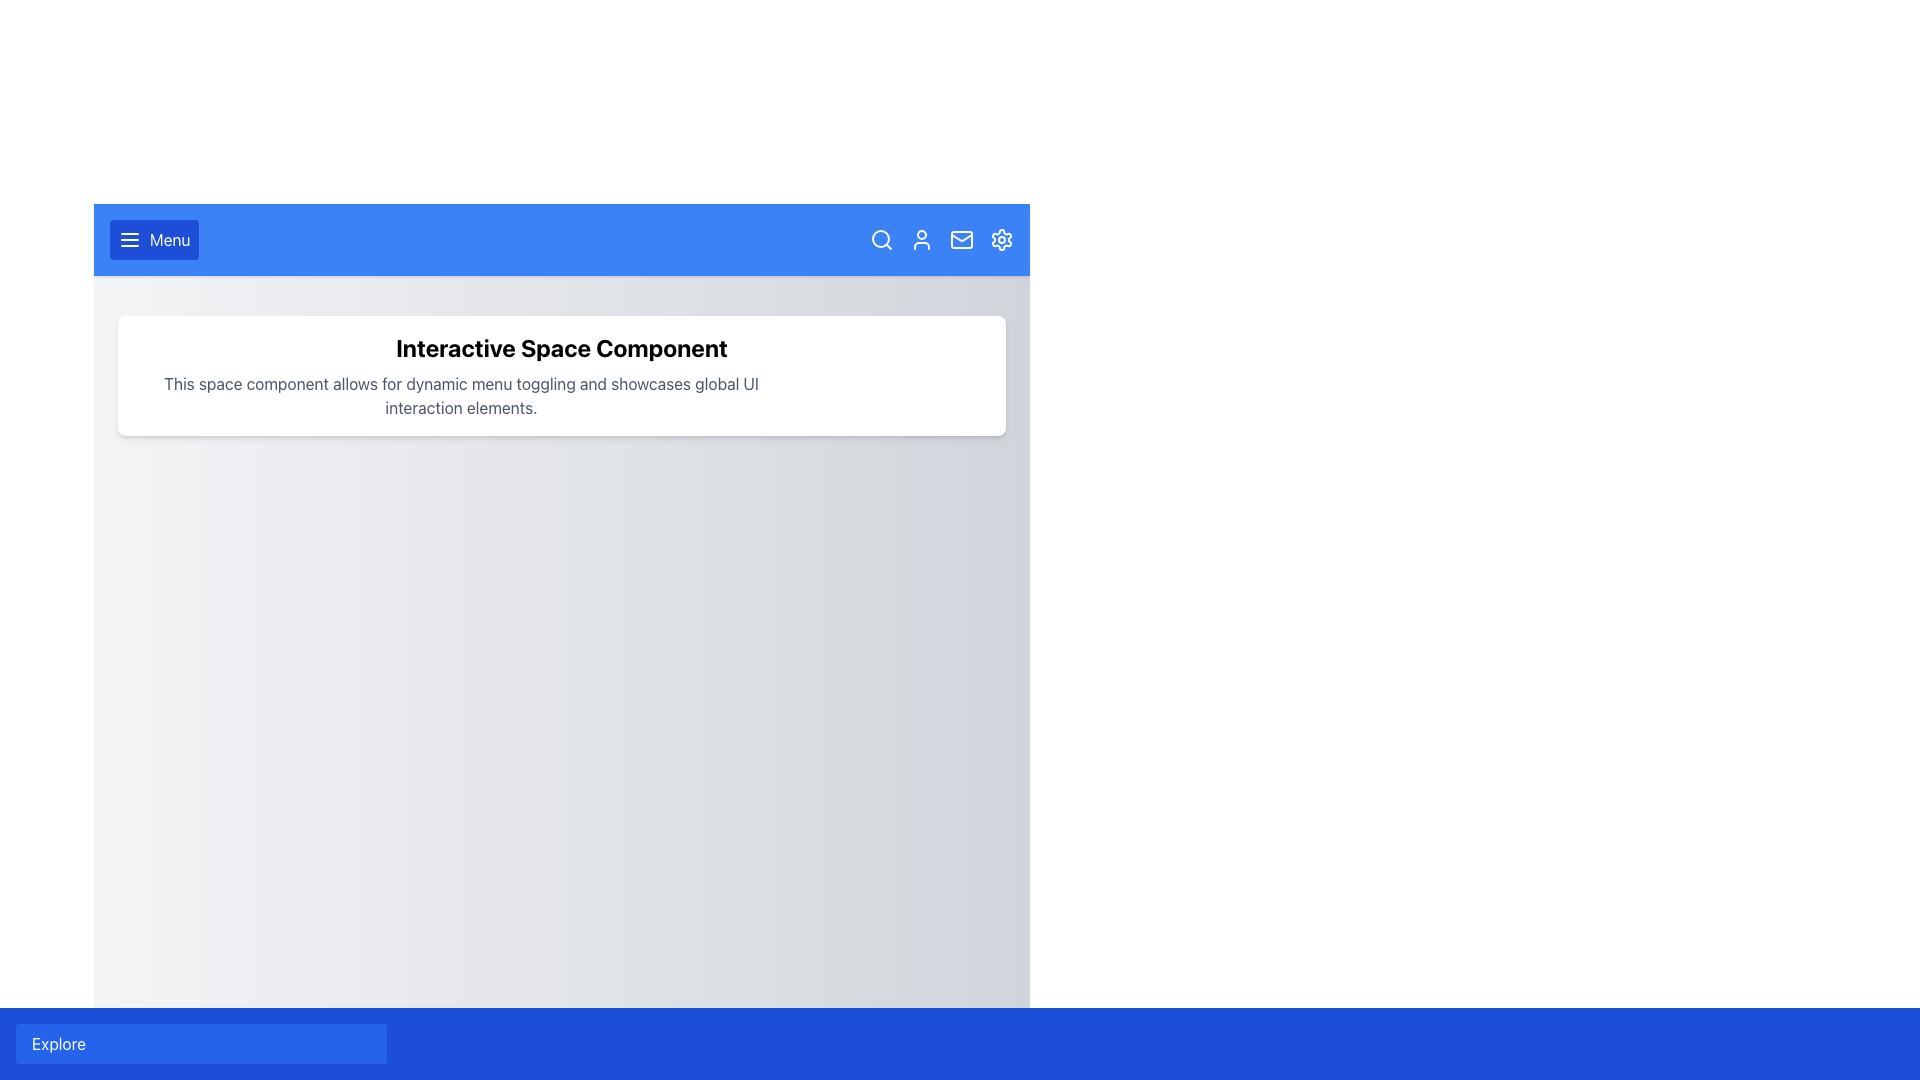  I want to click on the cogwheel icon button located in the top-right corner of the interface, so click(1002, 238).